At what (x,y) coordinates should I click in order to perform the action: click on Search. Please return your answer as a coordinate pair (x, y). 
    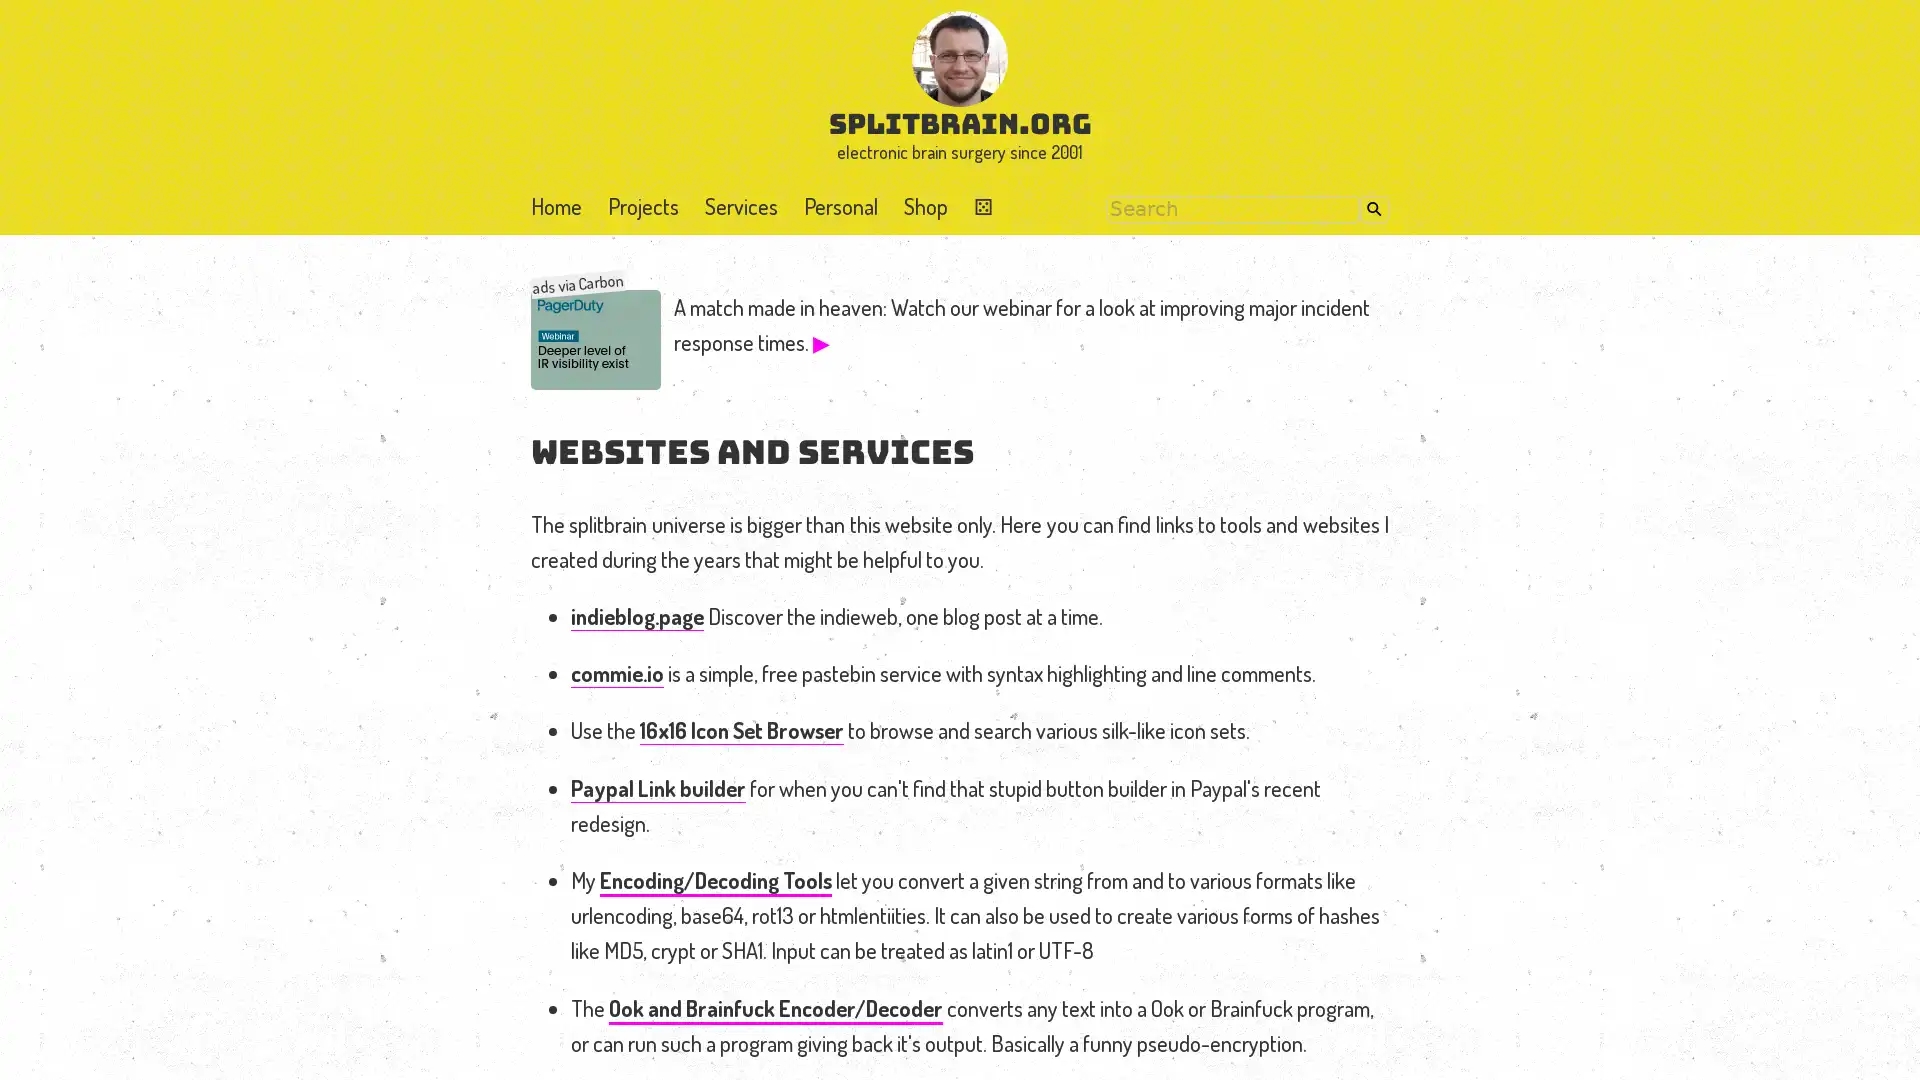
    Looking at the image, I should click on (1373, 209).